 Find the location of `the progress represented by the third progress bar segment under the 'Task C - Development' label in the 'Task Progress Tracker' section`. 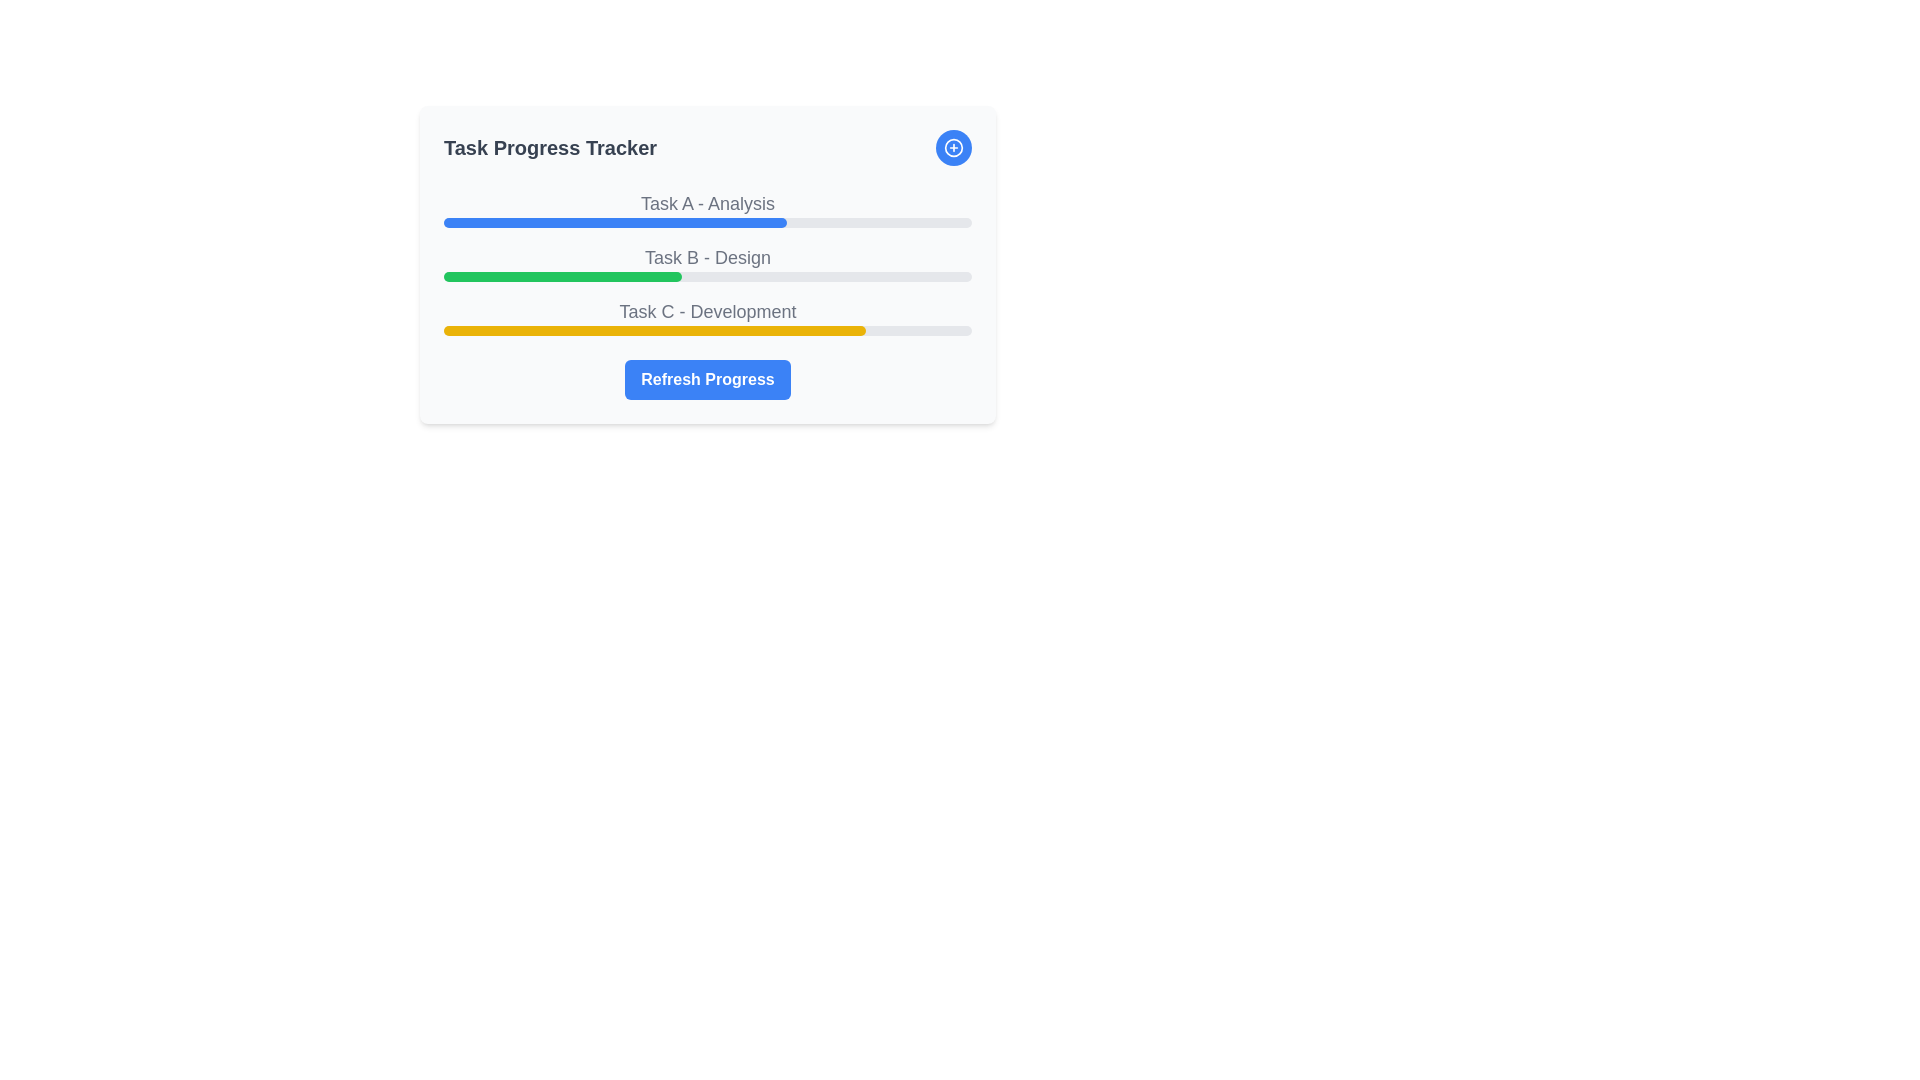

the progress represented by the third progress bar segment under the 'Task C - Development' label in the 'Task Progress Tracker' section is located at coordinates (655, 330).